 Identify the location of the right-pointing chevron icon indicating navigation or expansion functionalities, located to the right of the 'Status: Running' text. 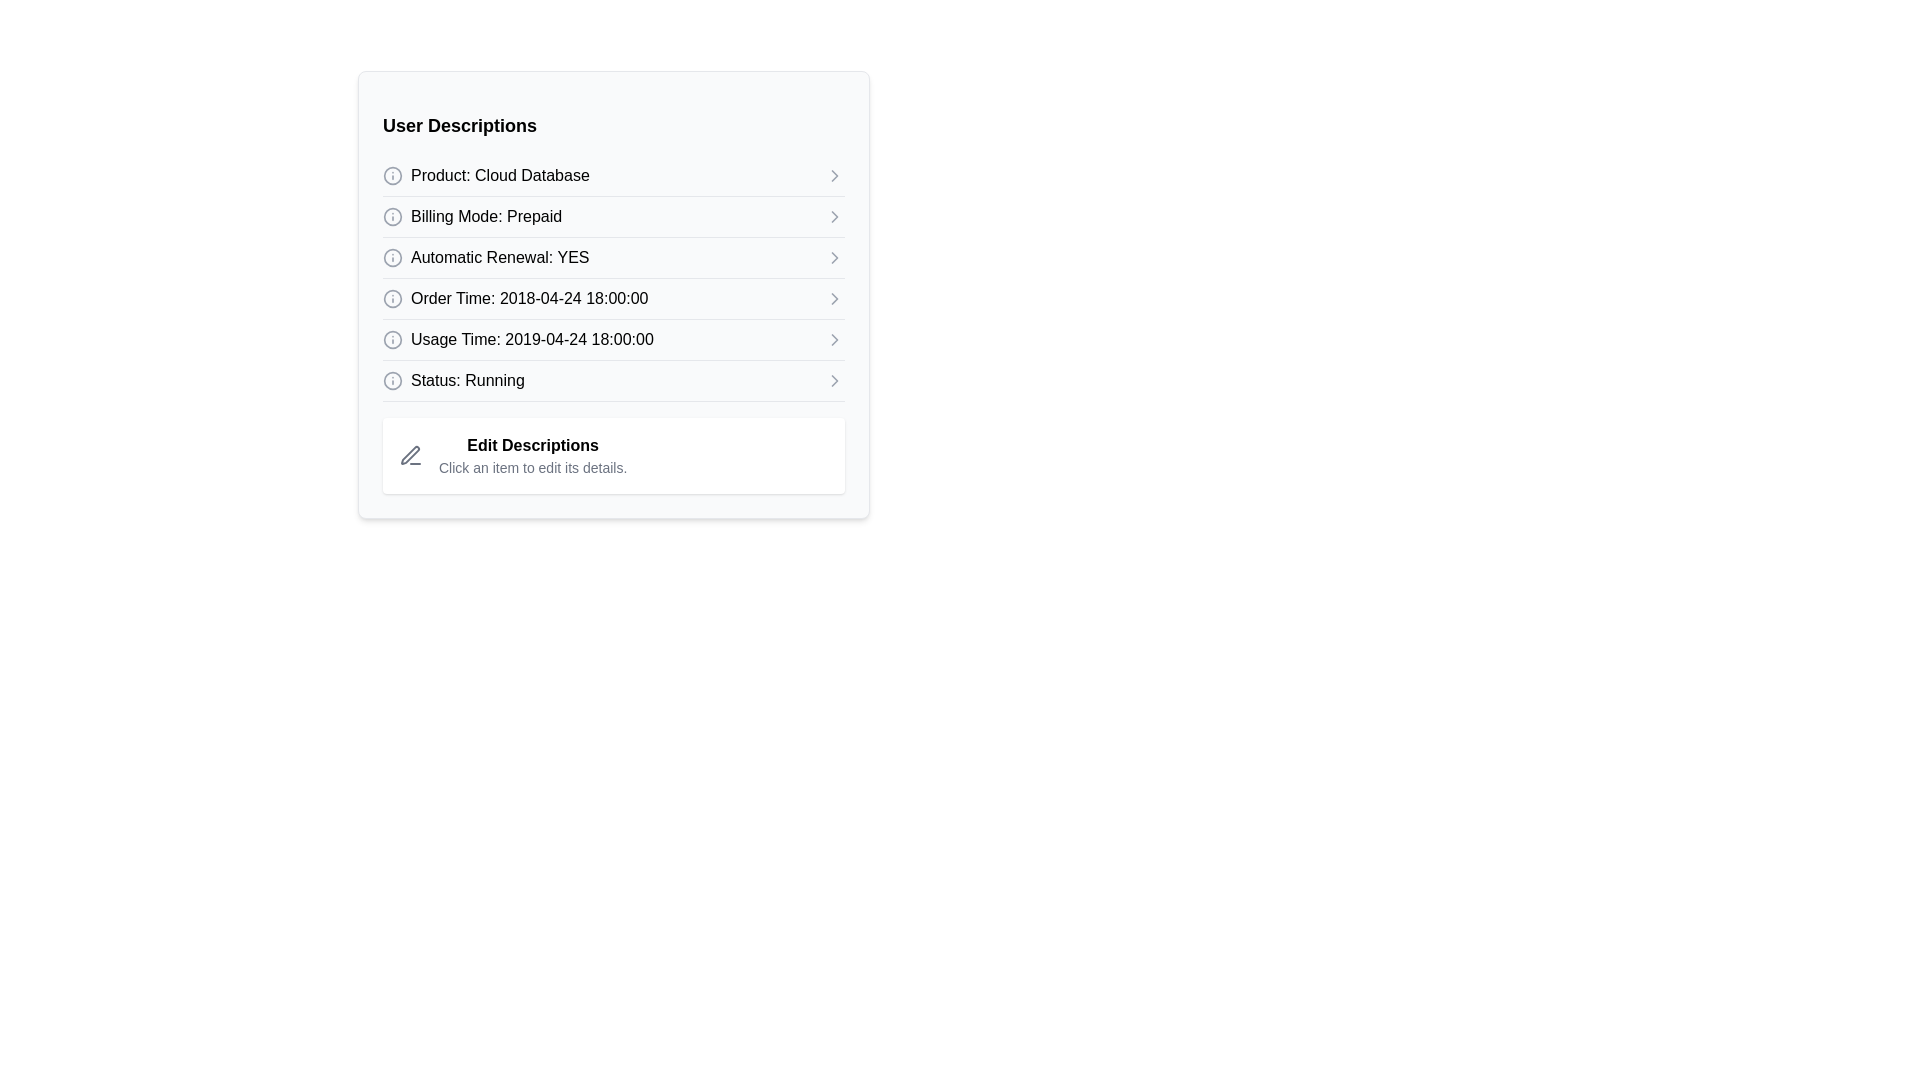
(835, 381).